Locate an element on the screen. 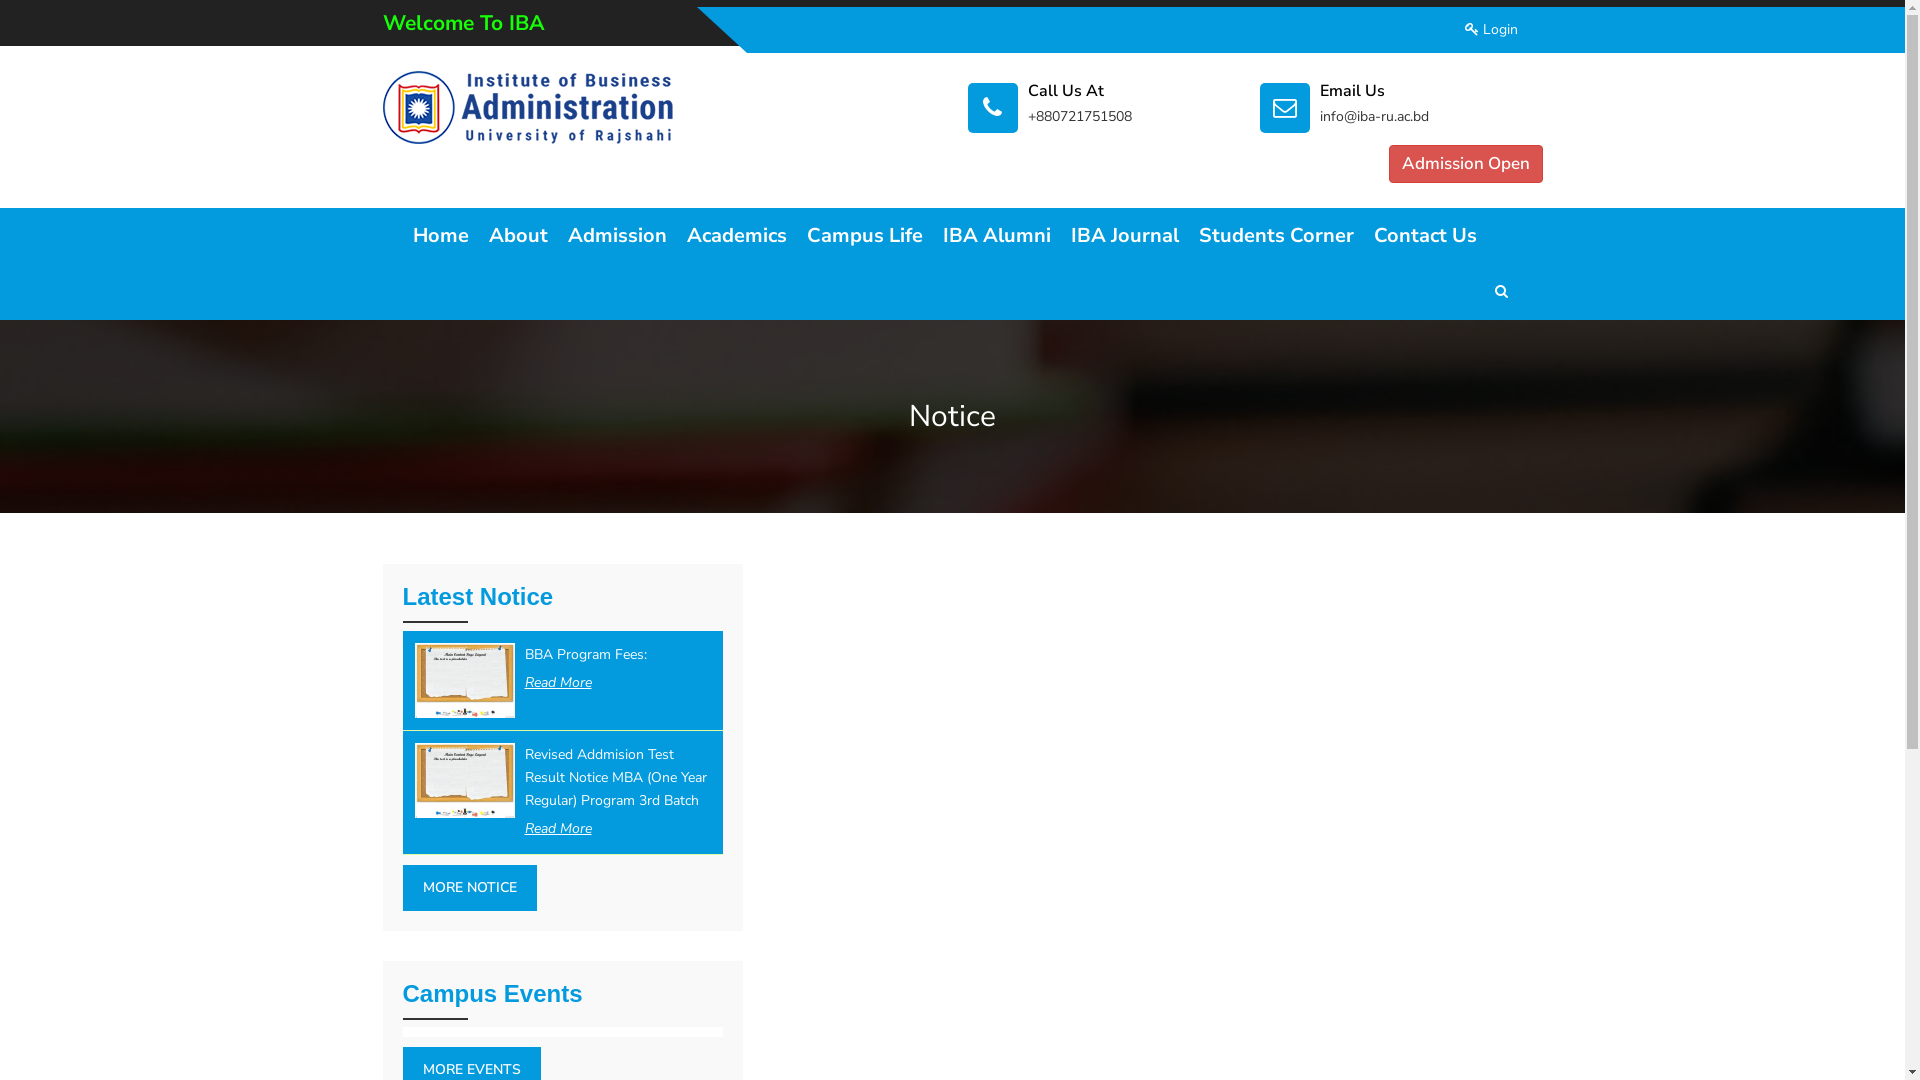 This screenshot has width=1920, height=1080. 'Admission' is located at coordinates (616, 234).